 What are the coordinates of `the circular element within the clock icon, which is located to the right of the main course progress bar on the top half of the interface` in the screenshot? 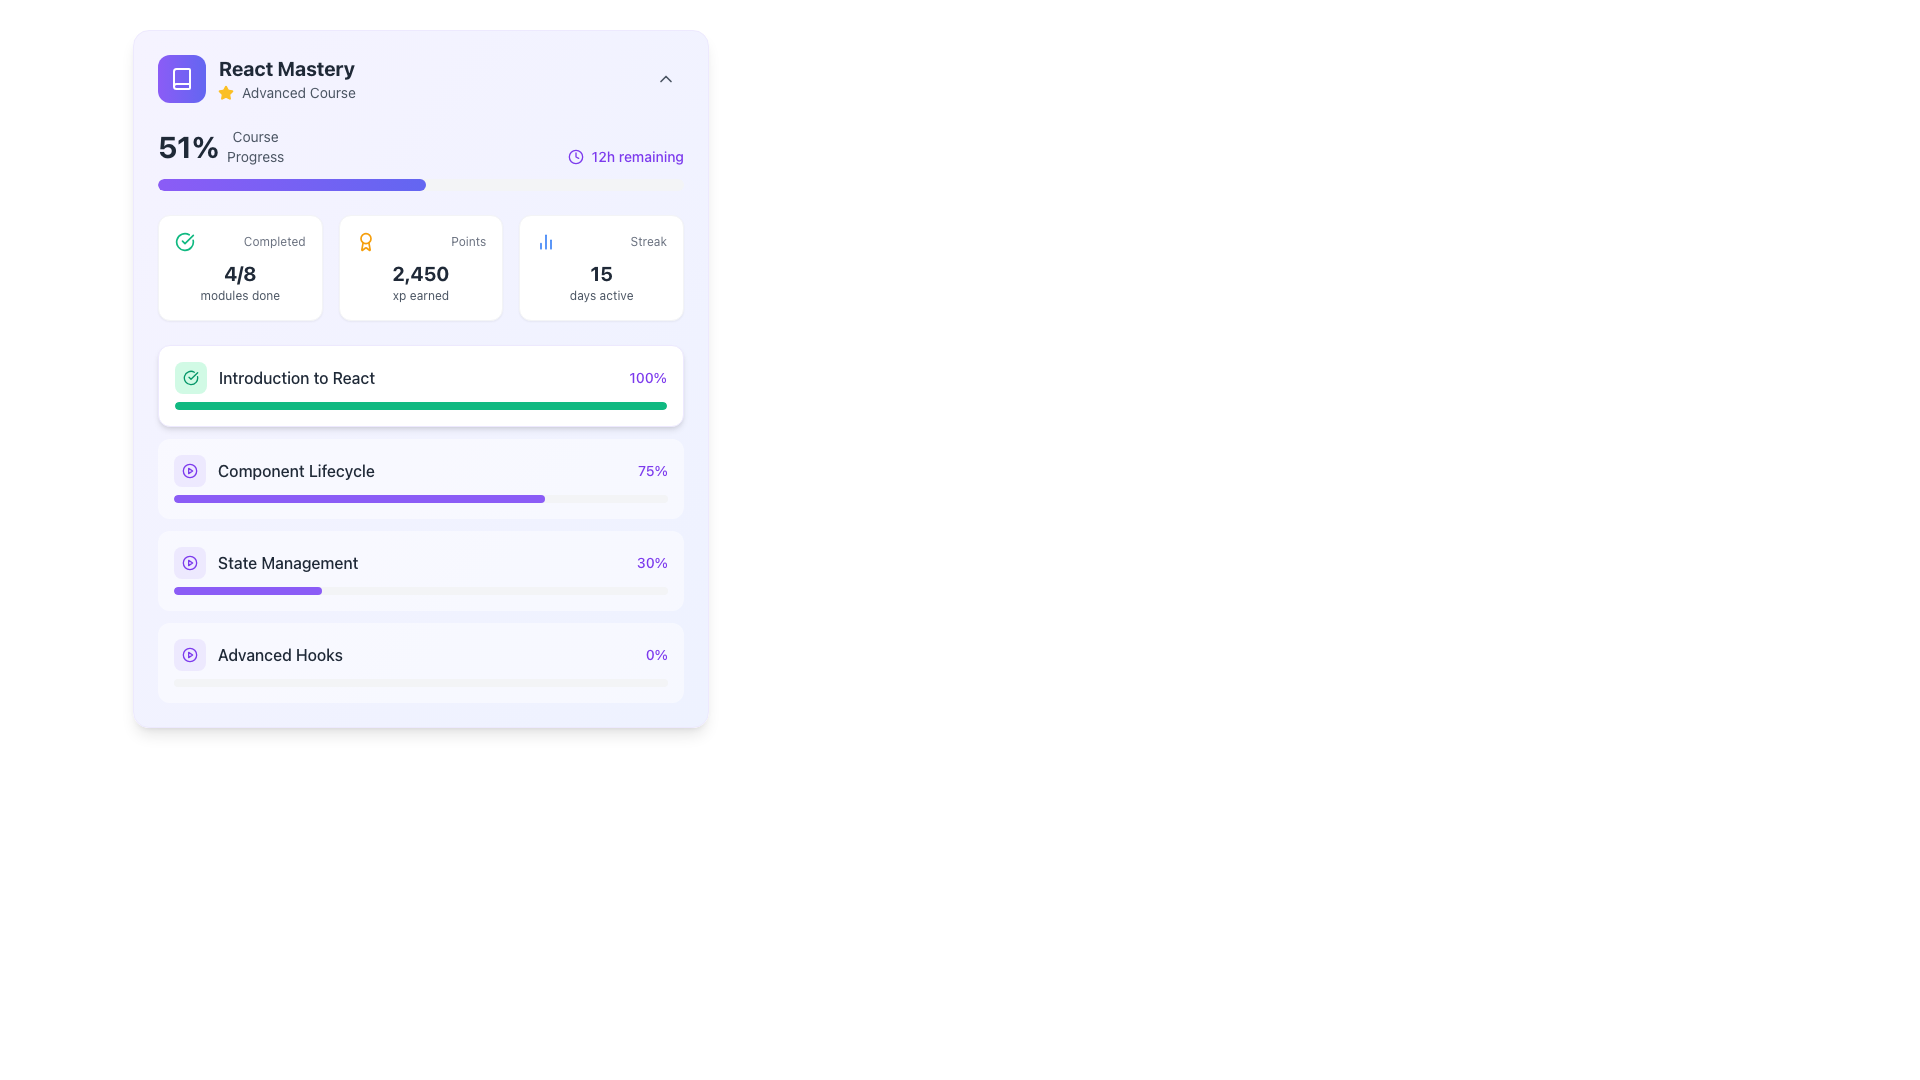 It's located at (574, 156).